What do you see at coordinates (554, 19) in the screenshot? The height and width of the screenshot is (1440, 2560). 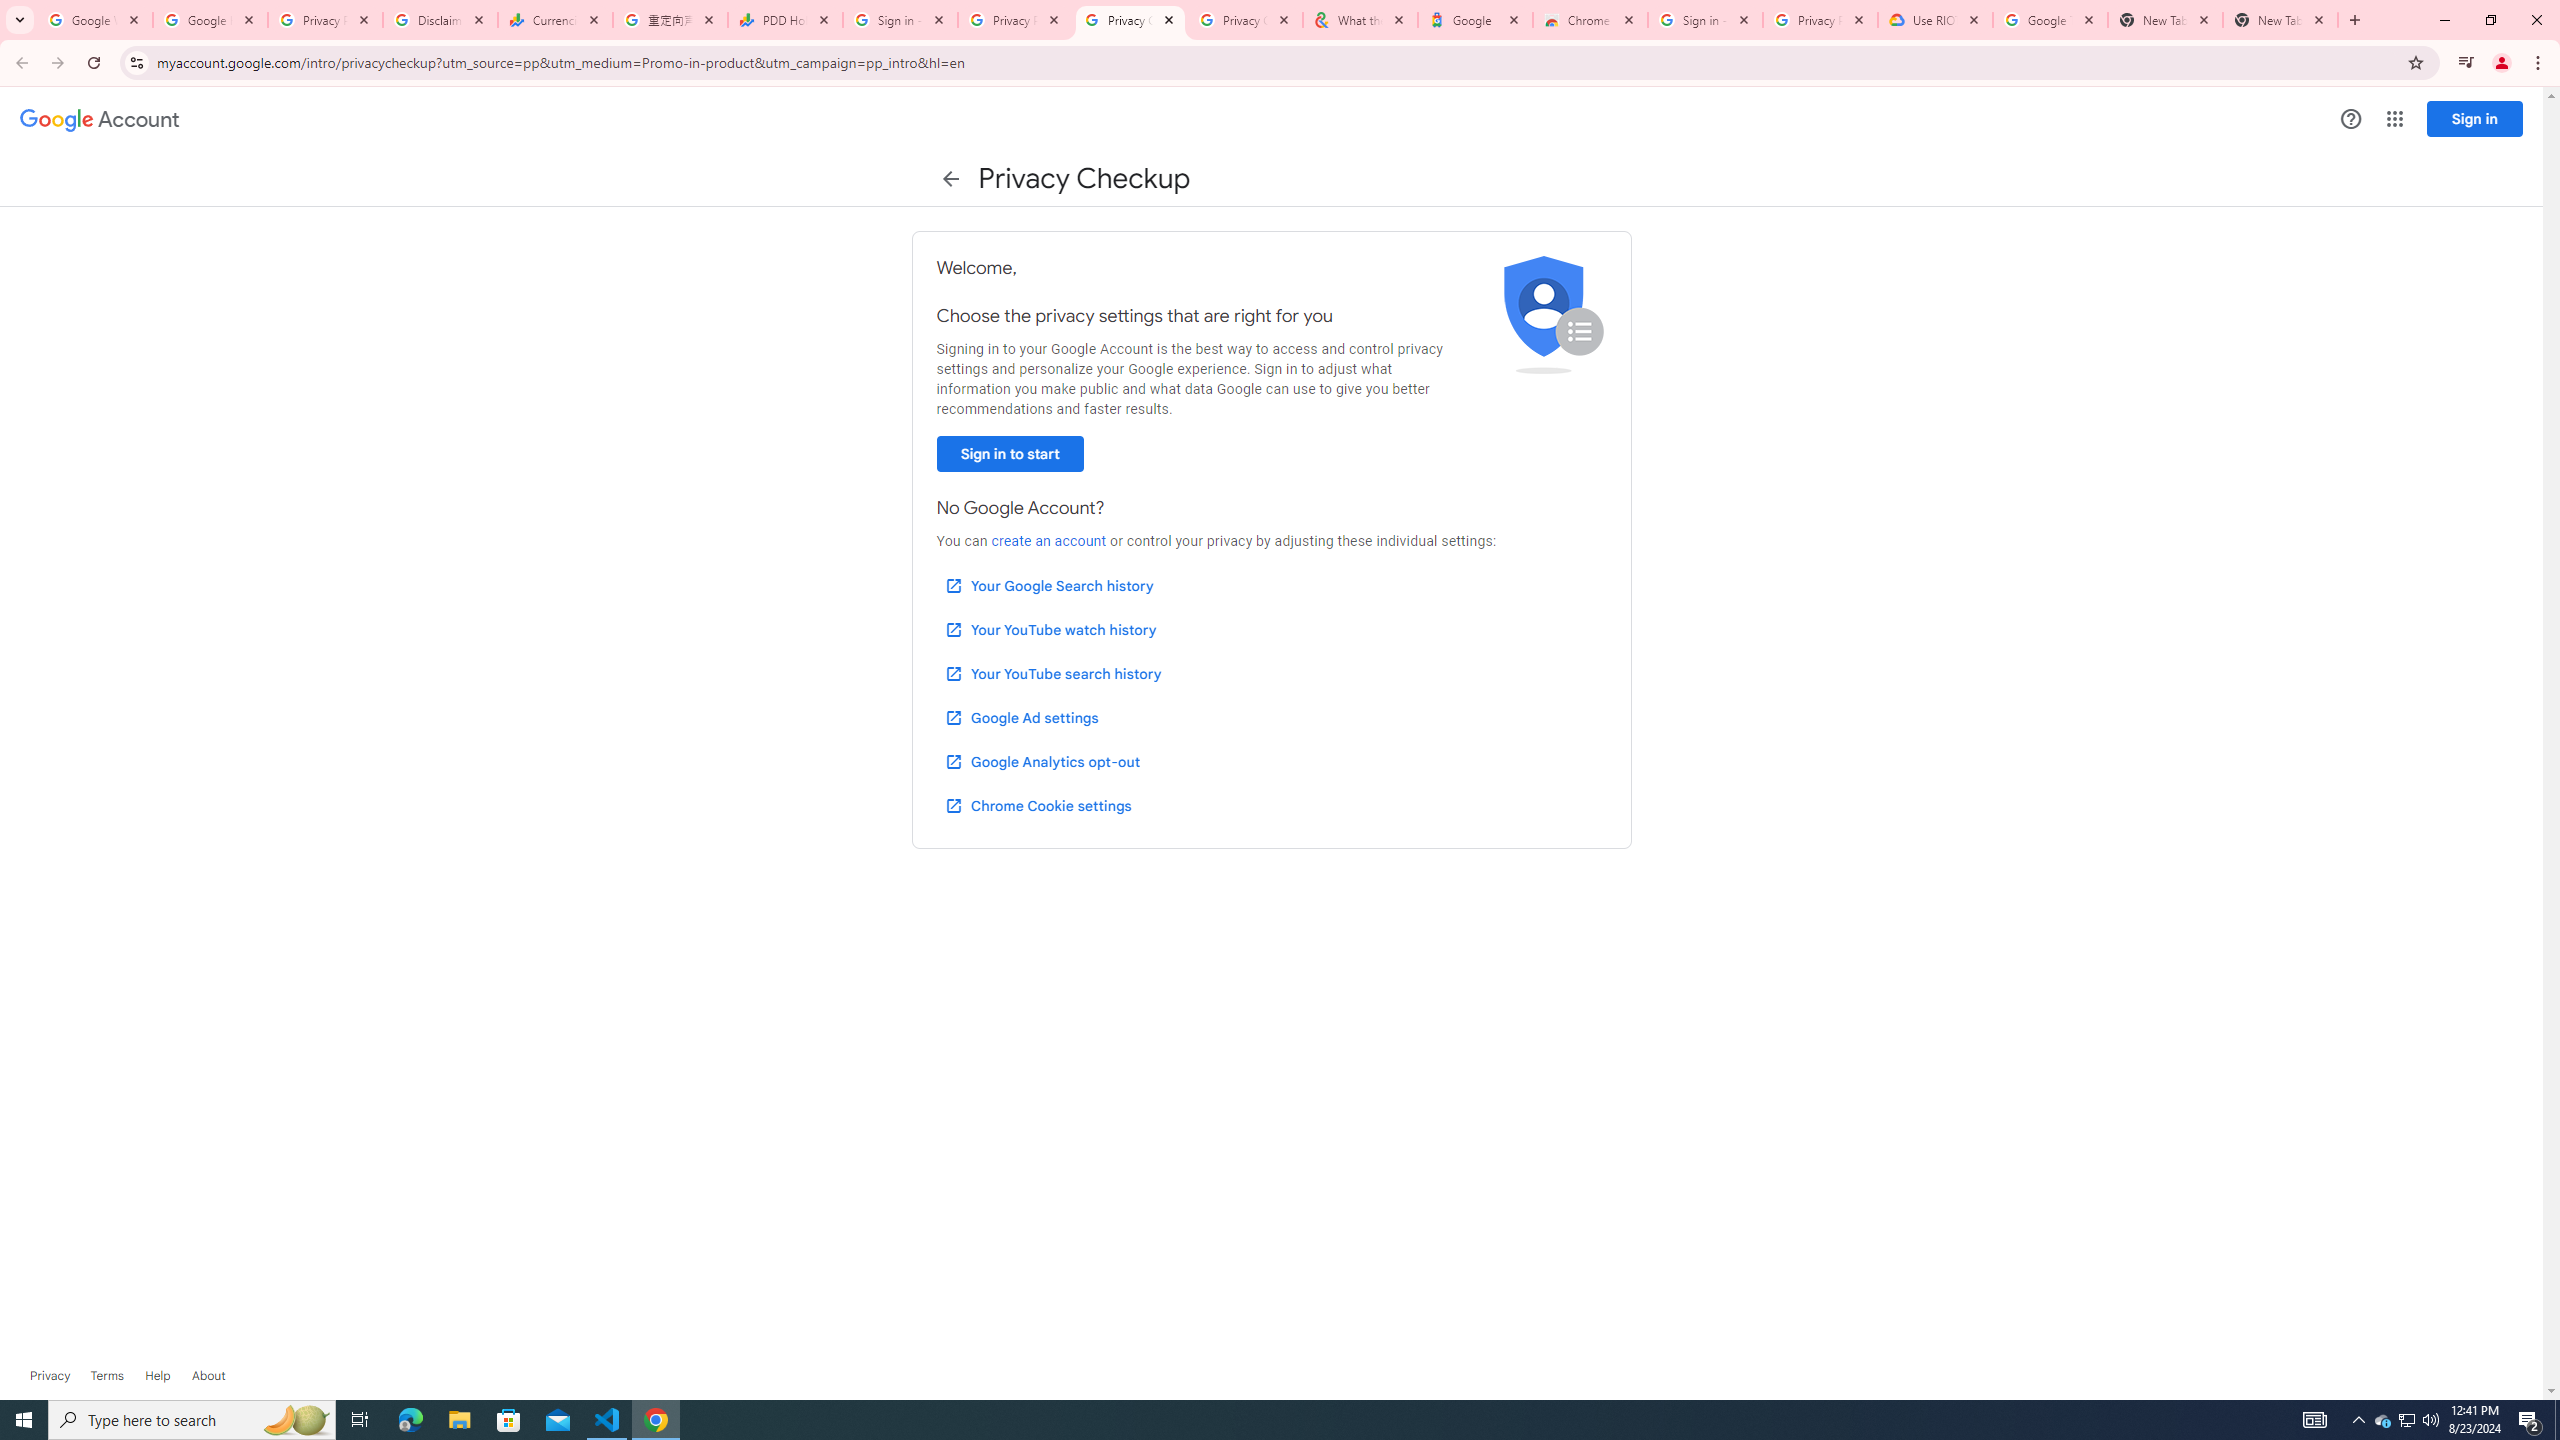 I see `'Currencies - Google Finance'` at bounding box center [554, 19].